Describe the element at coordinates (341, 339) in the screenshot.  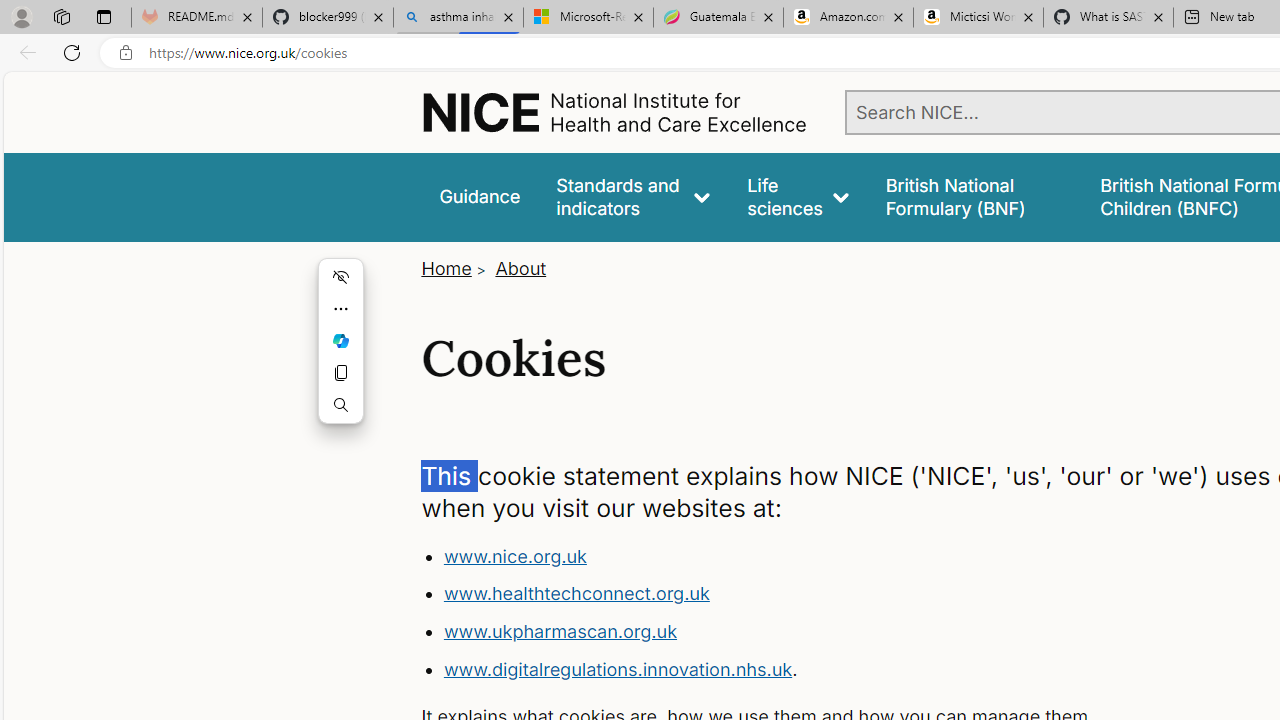
I see `'Ask Copilot'` at that location.